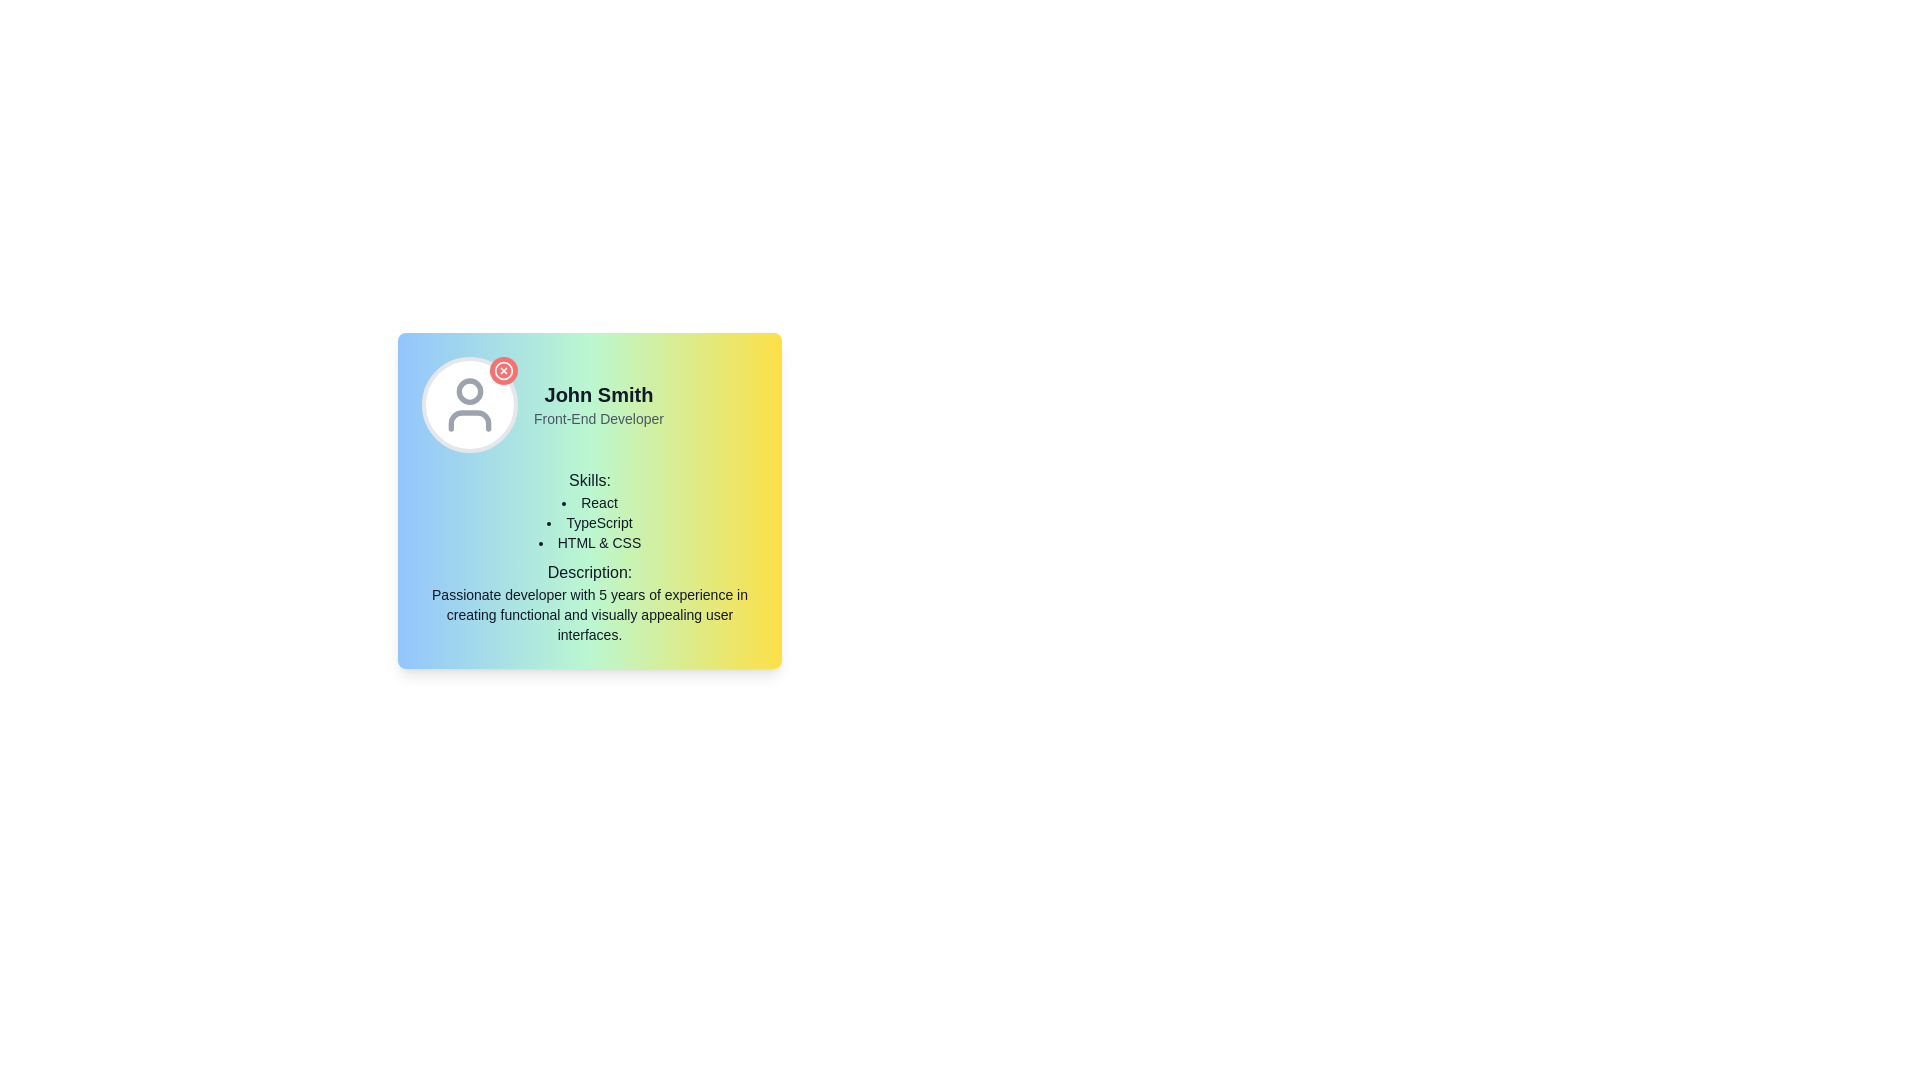 This screenshot has width=1920, height=1080. What do you see at coordinates (589, 405) in the screenshot?
I see `the text display component that serves as a header for displaying a person's name and job title, located at the top-left section of the rounded rectangle` at bounding box center [589, 405].